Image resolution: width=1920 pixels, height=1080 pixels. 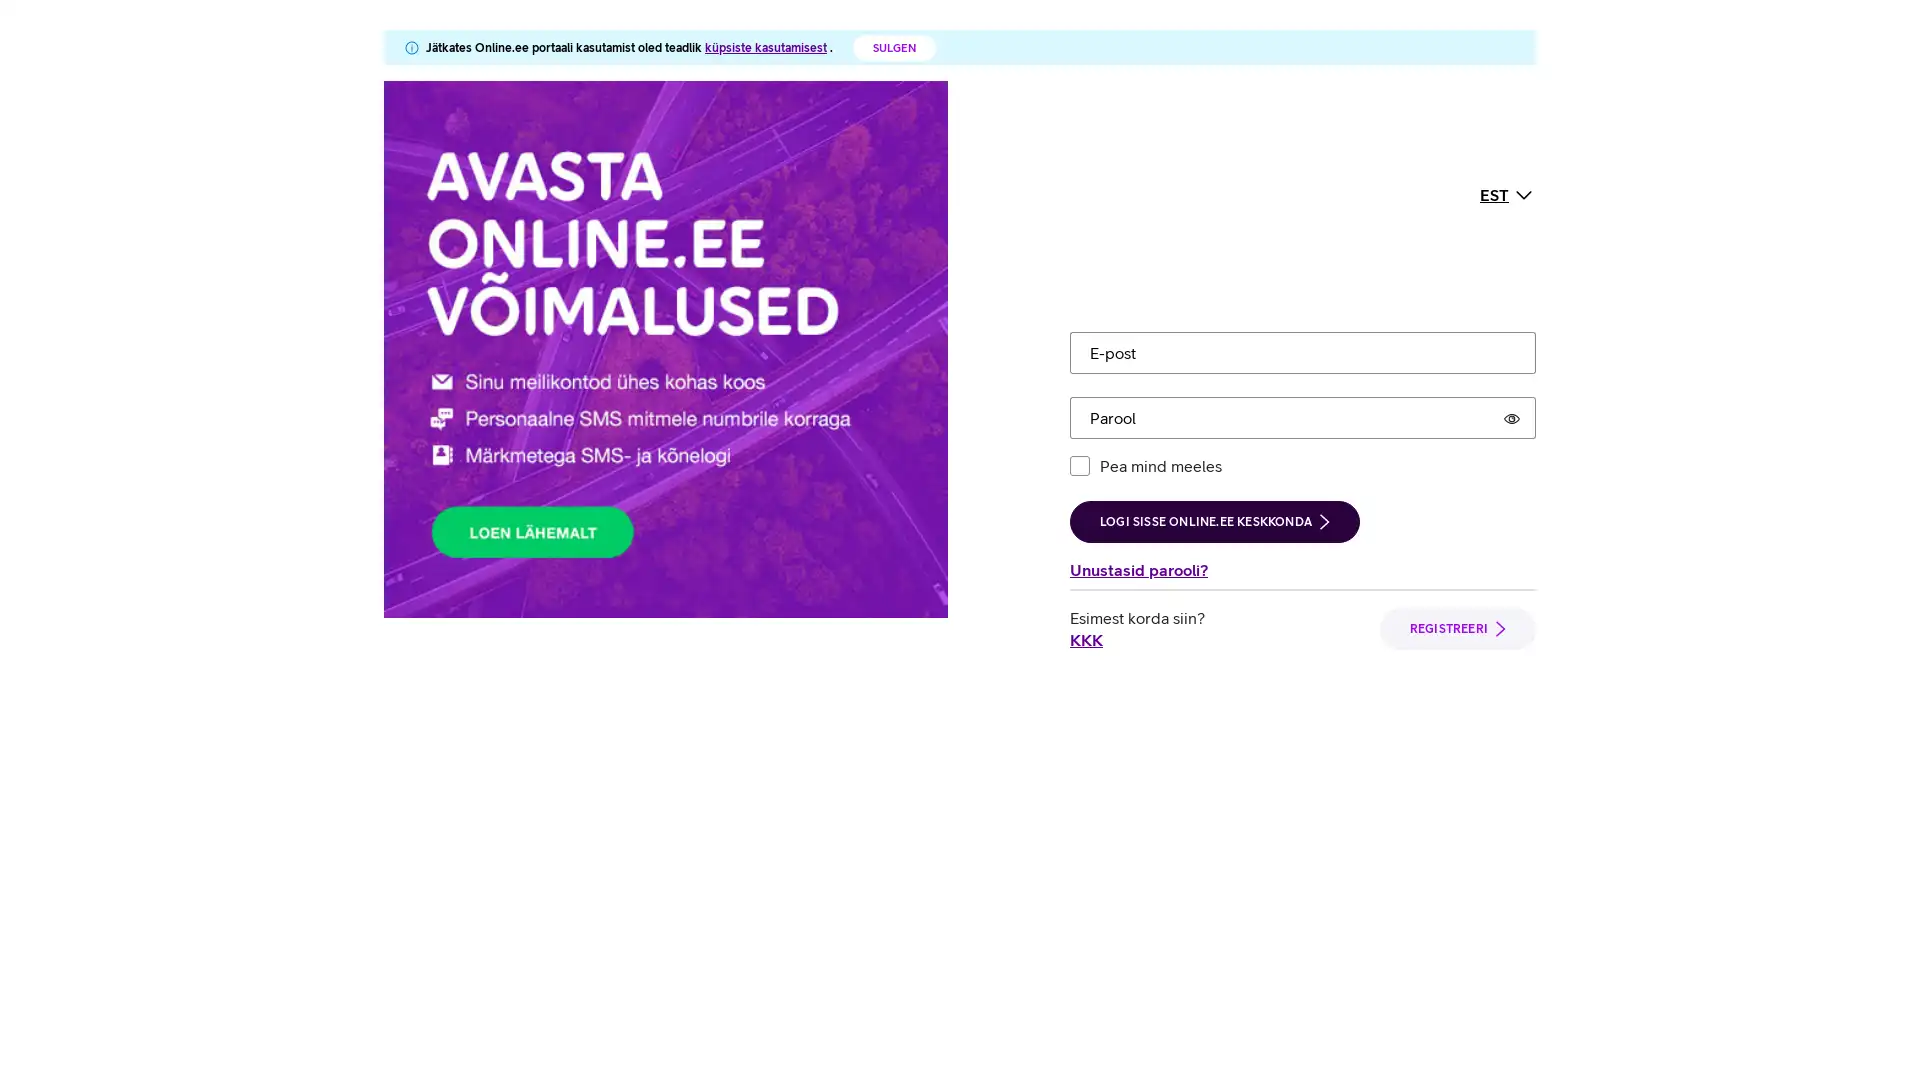 What do you see at coordinates (1213, 334) in the screenshot?
I see `LOGI SISSE ONLINE.EE KESKKONDA` at bounding box center [1213, 334].